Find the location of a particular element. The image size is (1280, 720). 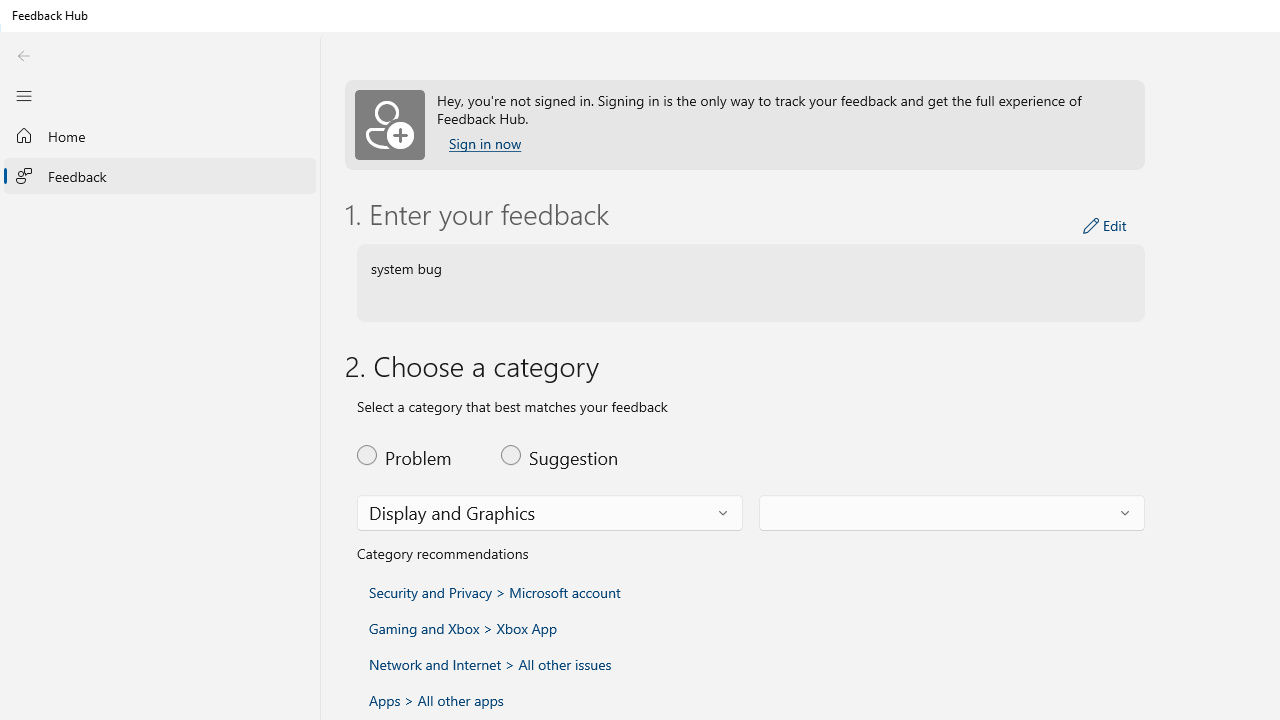

'Close Navigation' is located at coordinates (23, 95).